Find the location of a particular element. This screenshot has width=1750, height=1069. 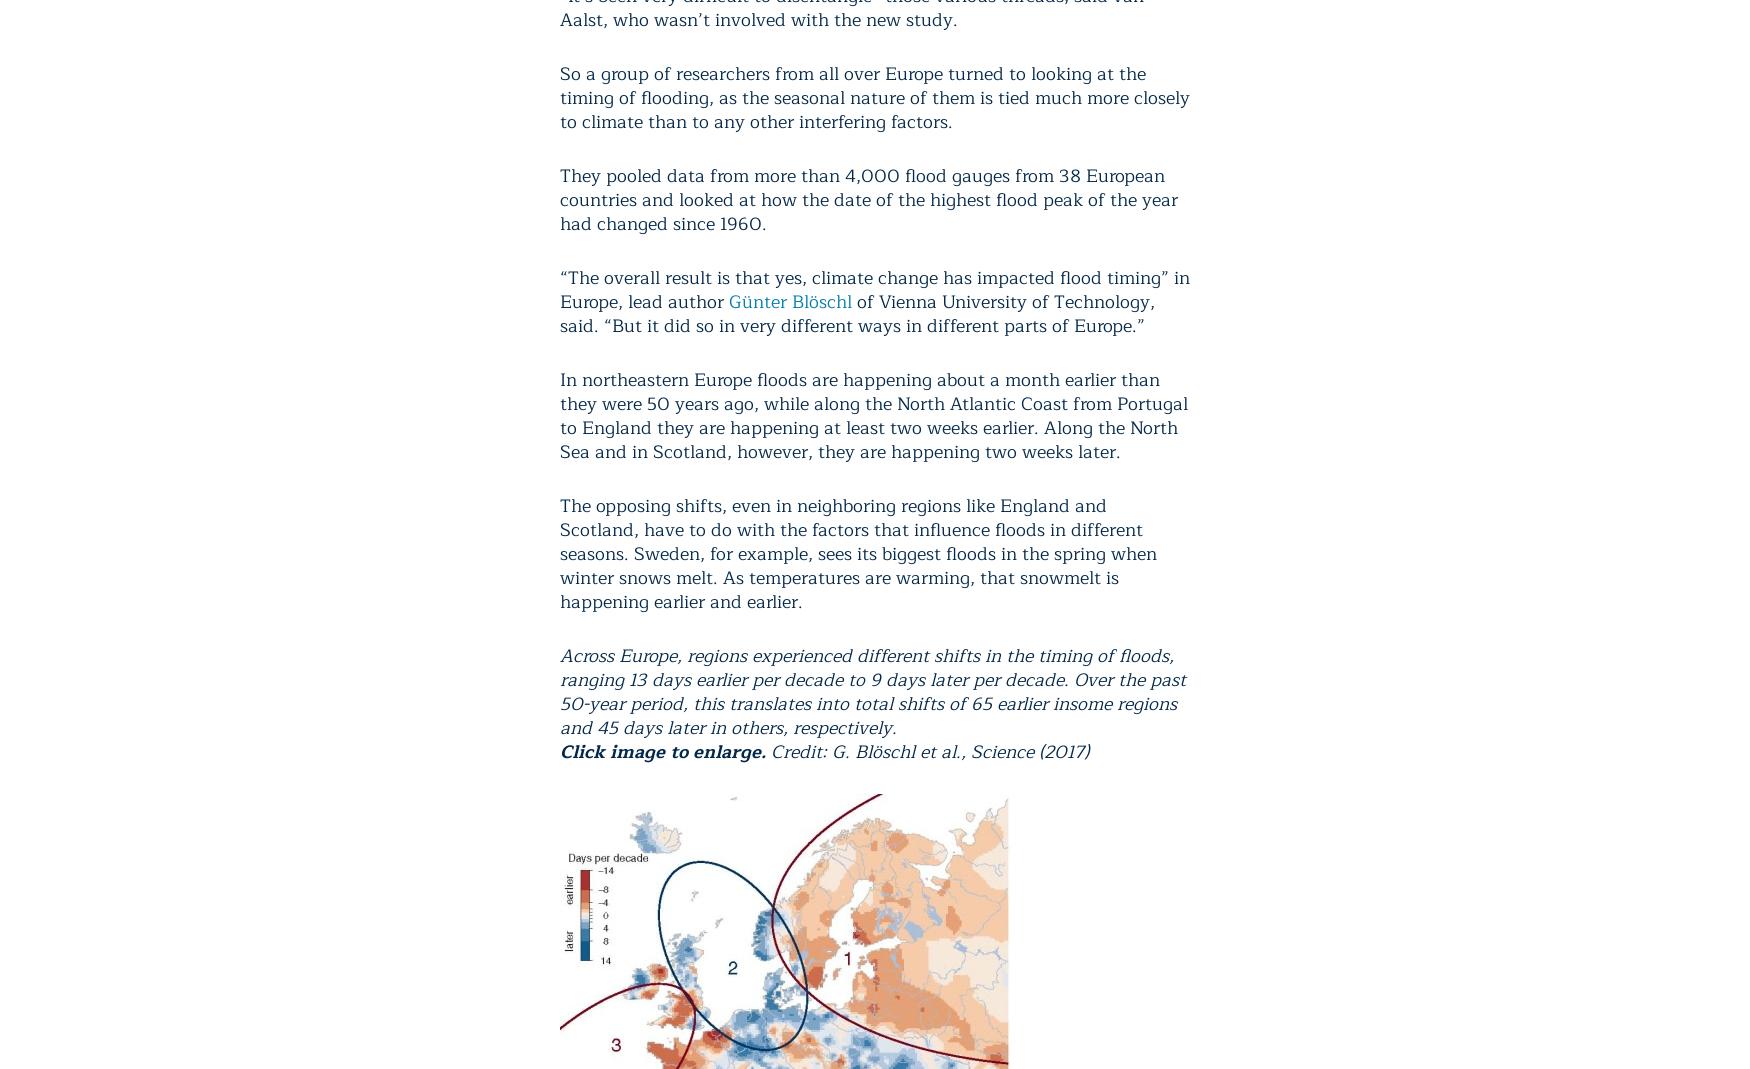

'The opposing shifts, even in neighboring regions like England and Scotland, have to do with the factors that influence floods in different seasons. Sweden, for example, sees its biggest floods in the spring when winter snows melt. As temperatures are warming, that snowmelt is happening earlier and earlier.' is located at coordinates (559, 552).